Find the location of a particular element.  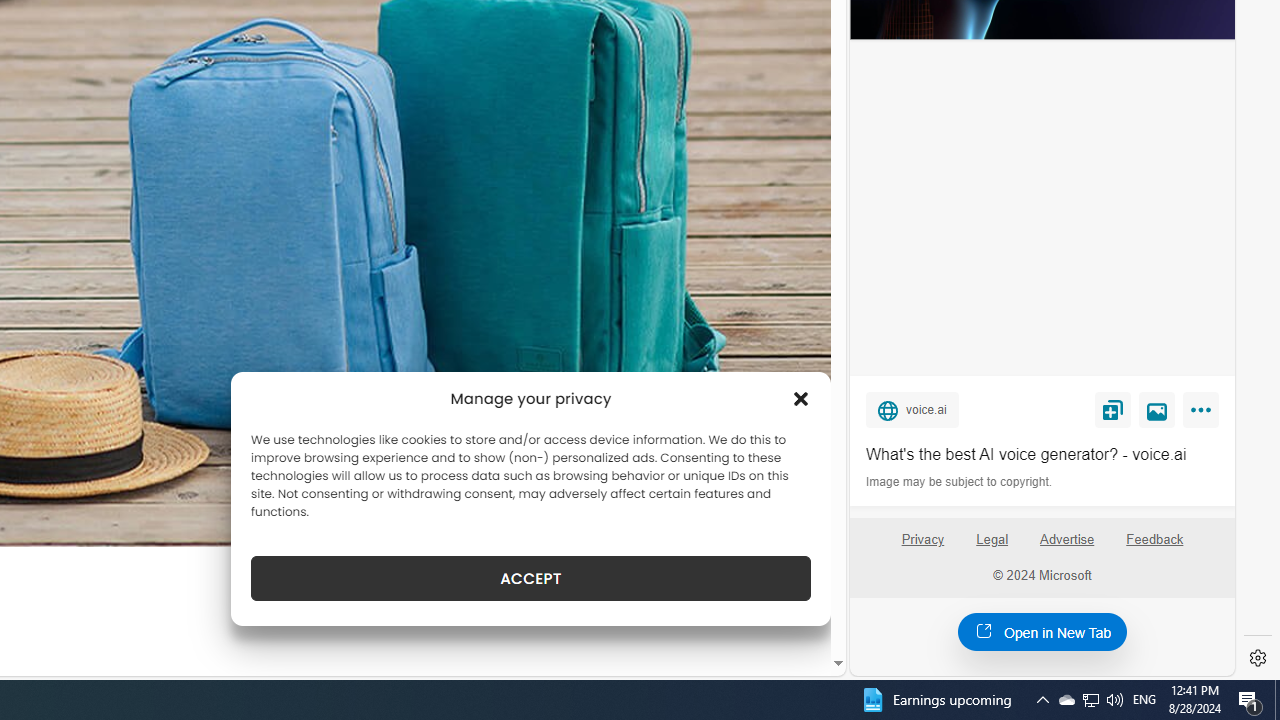

'Open in New Tab' is located at coordinates (1041, 631).